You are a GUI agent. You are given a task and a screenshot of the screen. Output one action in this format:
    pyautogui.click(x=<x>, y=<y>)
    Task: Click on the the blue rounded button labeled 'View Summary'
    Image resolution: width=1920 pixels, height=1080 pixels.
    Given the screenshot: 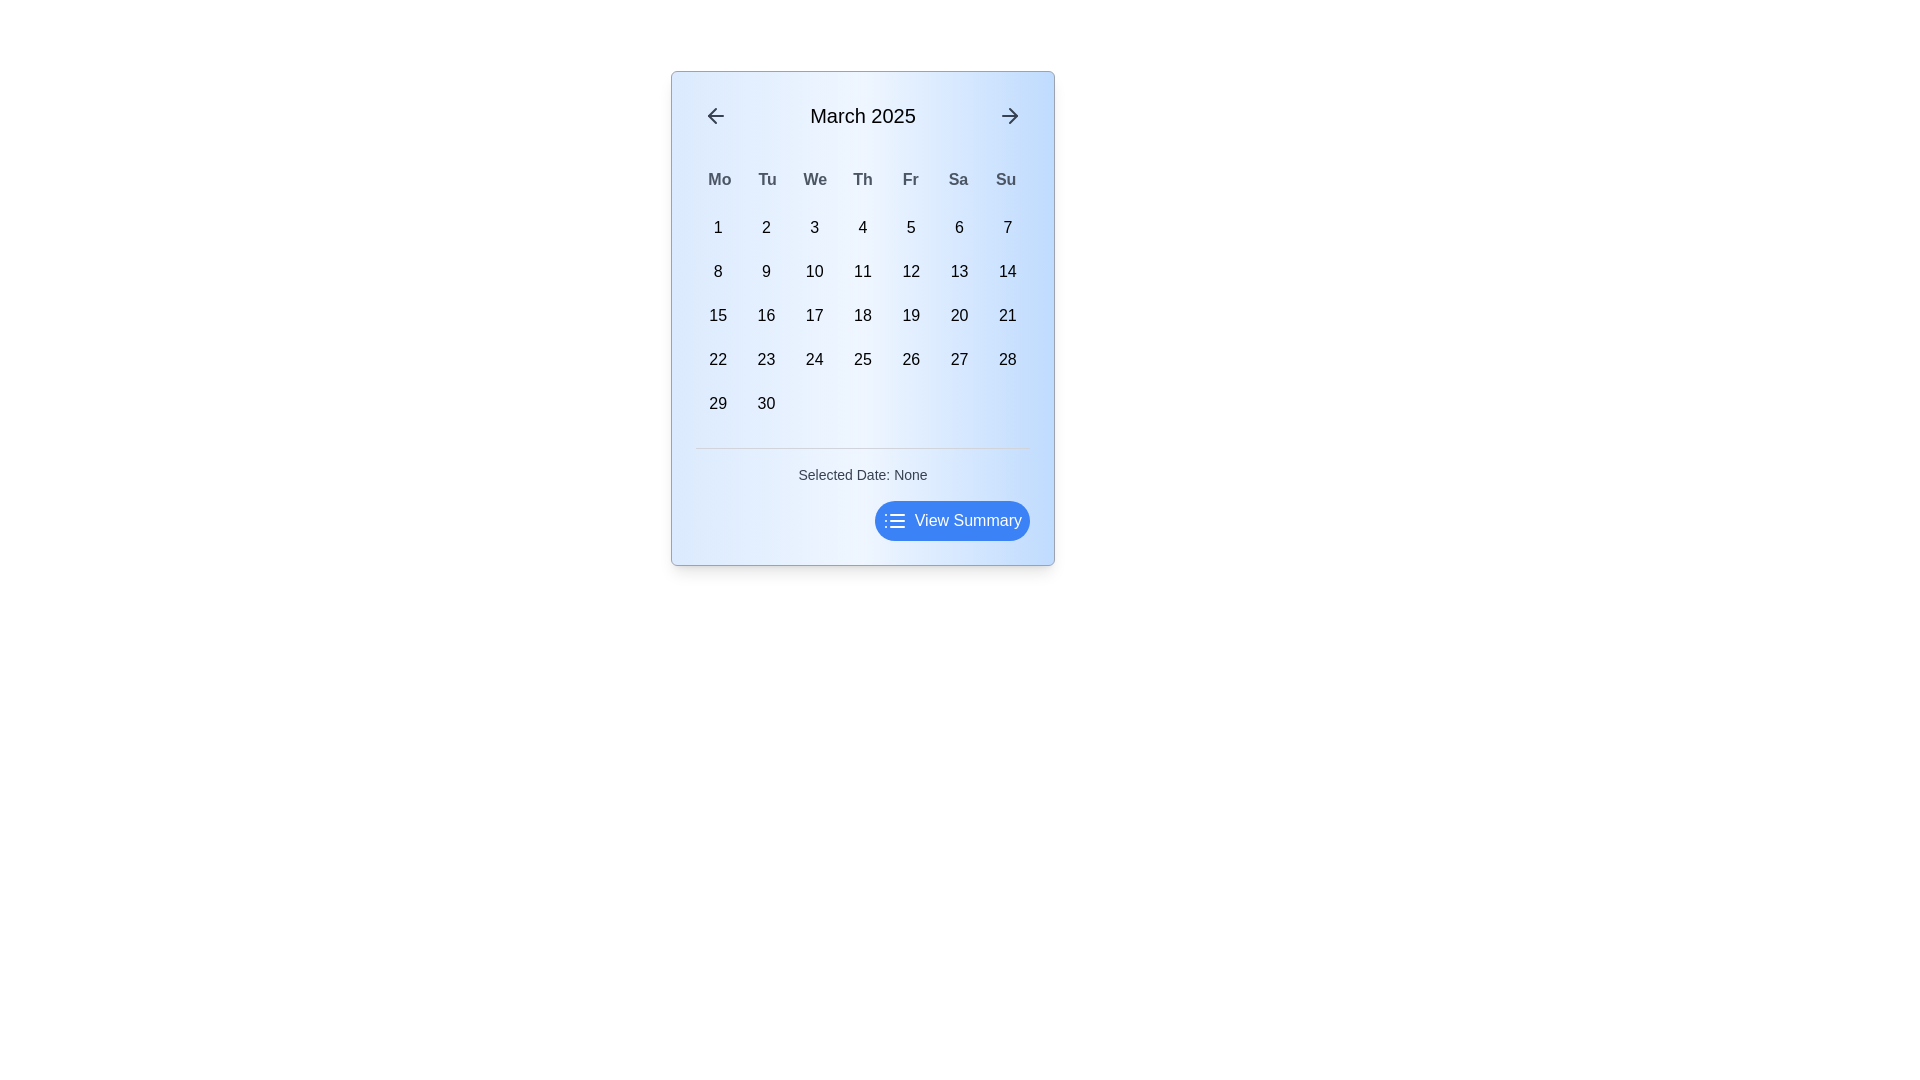 What is the action you would take?
    pyautogui.click(x=863, y=519)
    